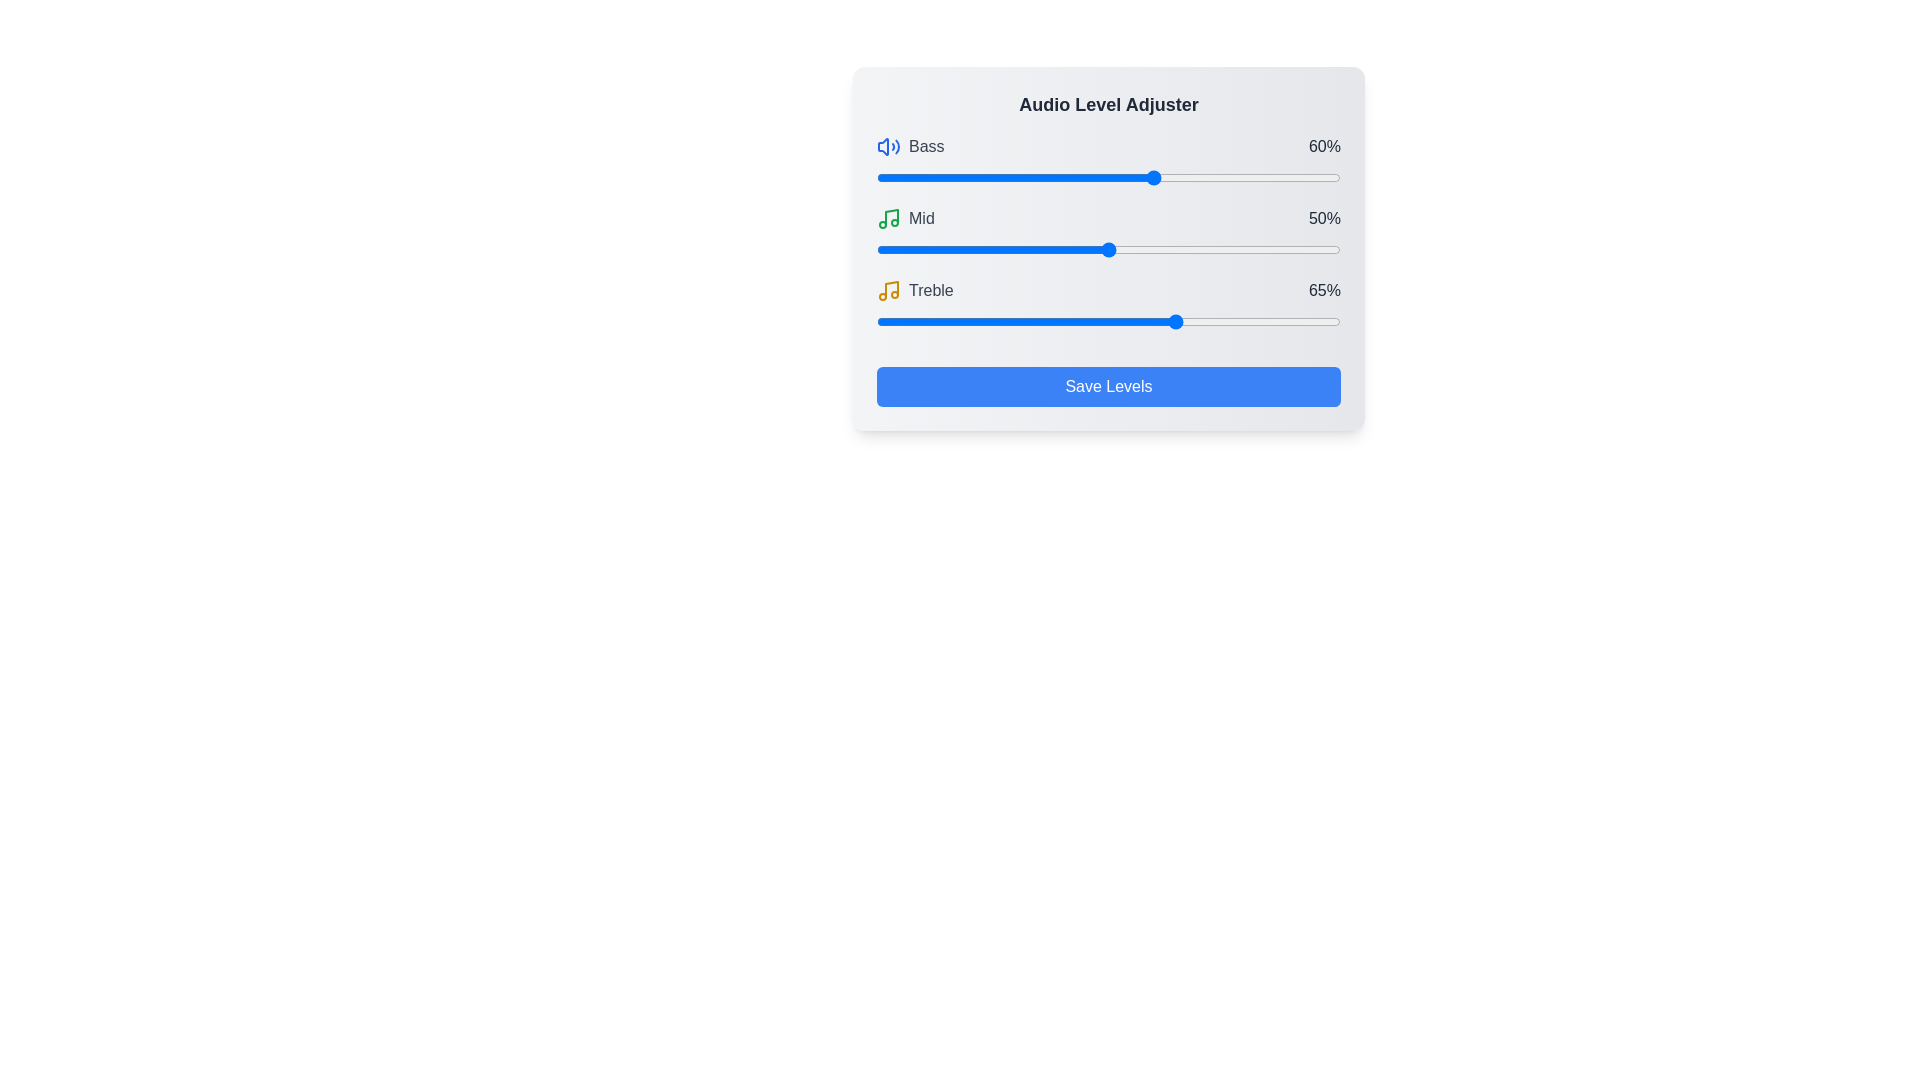  What do you see at coordinates (1150, 320) in the screenshot?
I see `the slider` at bounding box center [1150, 320].